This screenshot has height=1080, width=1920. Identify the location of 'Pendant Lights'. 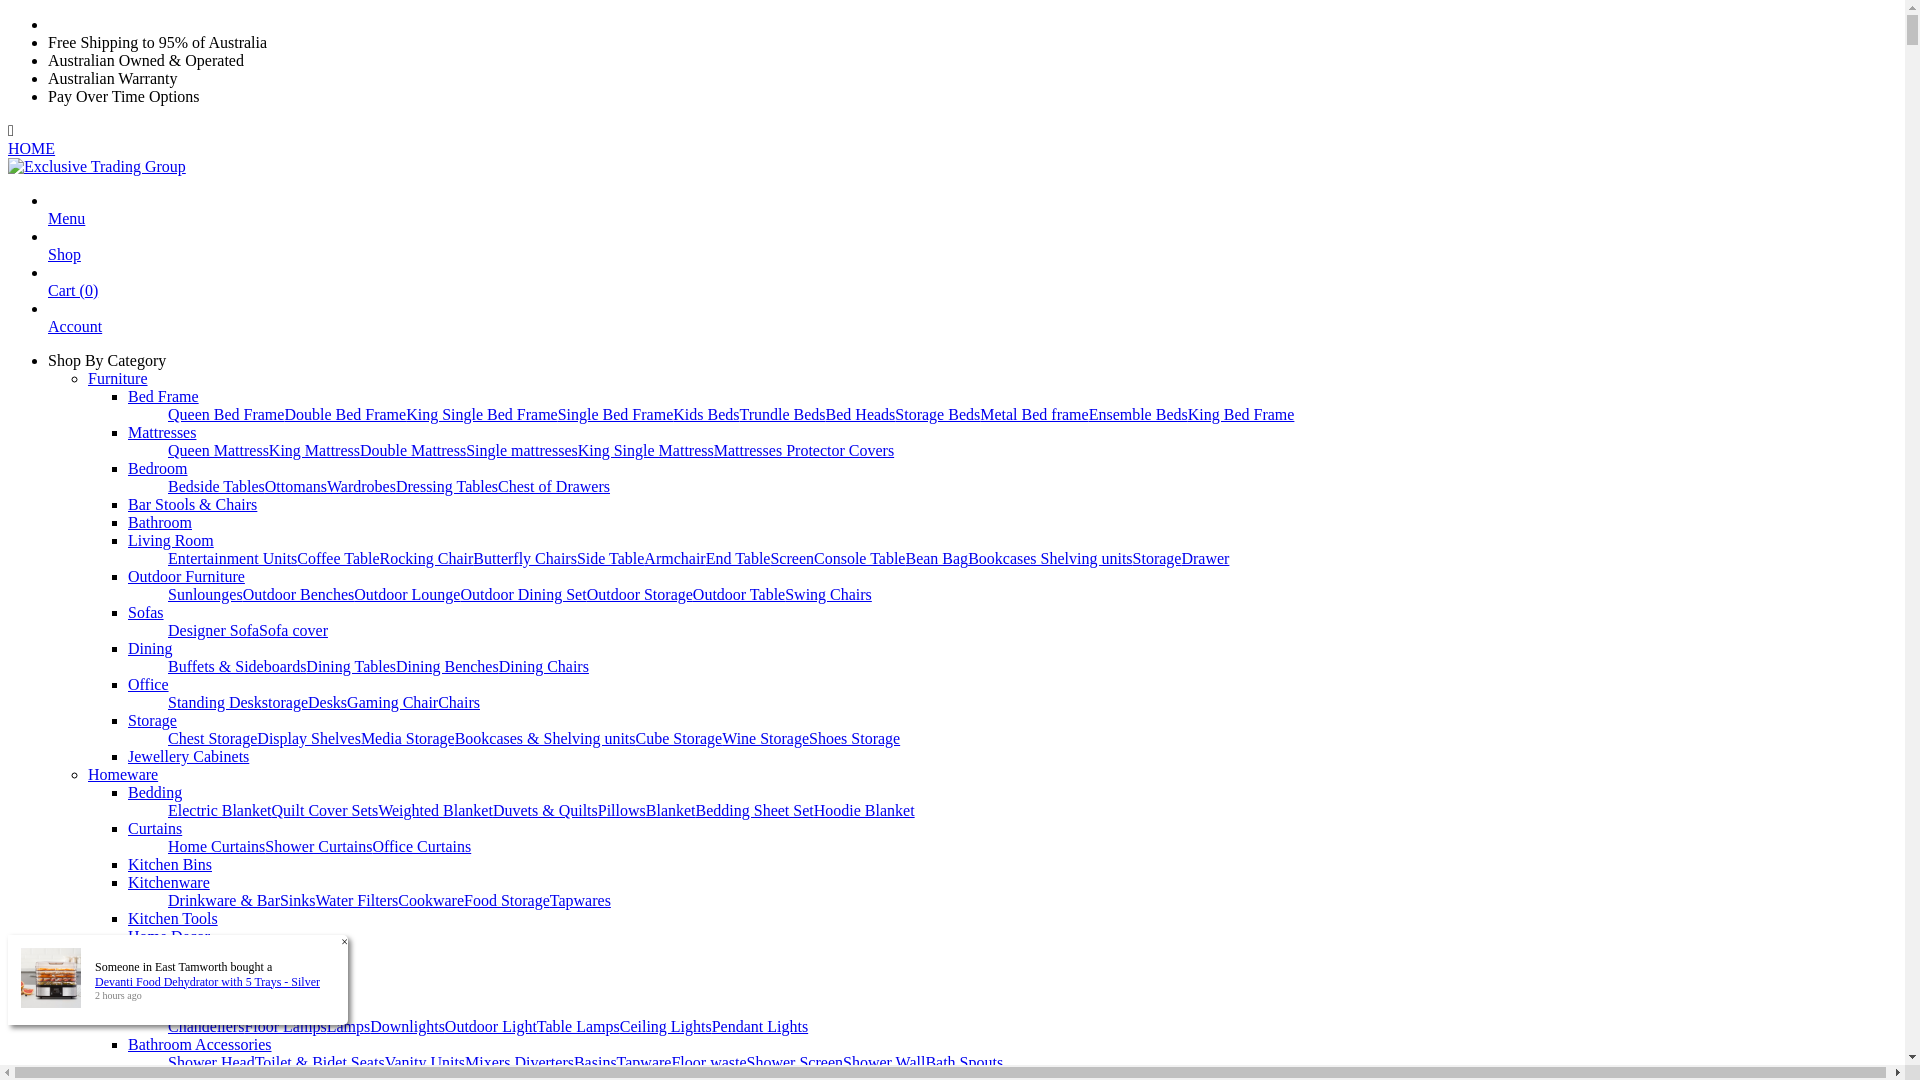
(711, 1026).